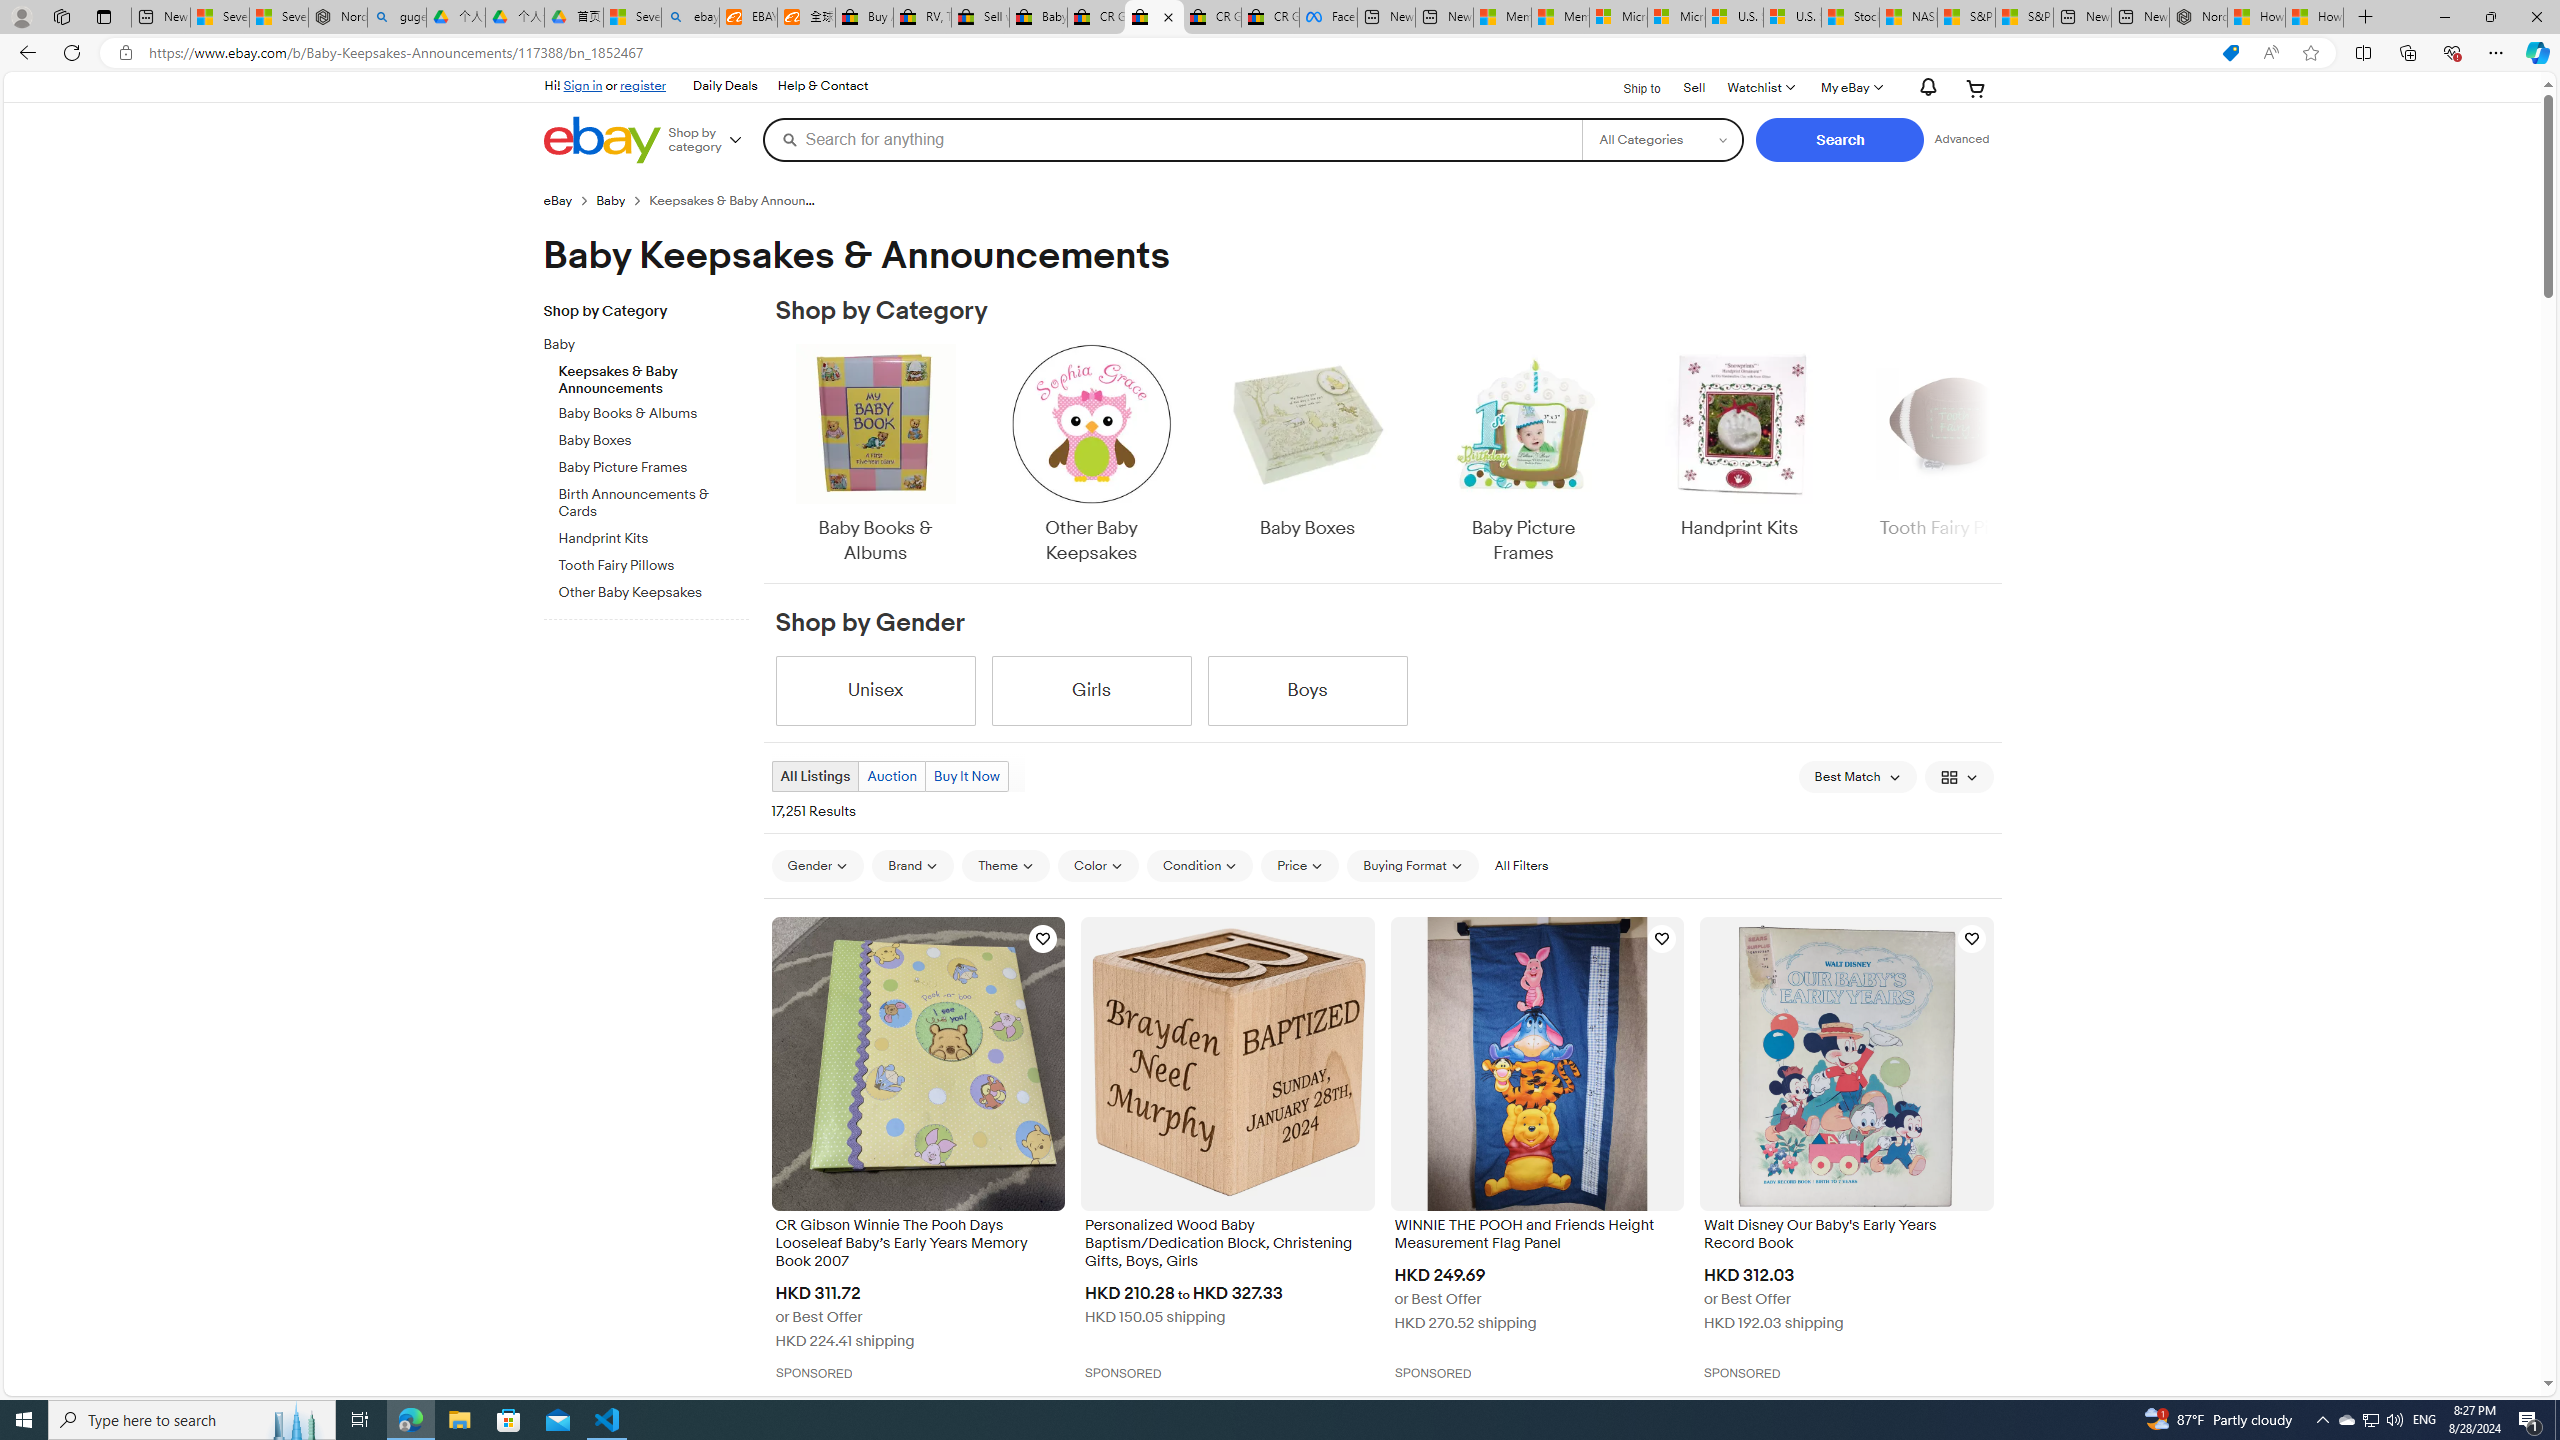 The height and width of the screenshot is (1440, 2560). Describe the element at coordinates (725, 87) in the screenshot. I see `'Daily Deals'` at that location.